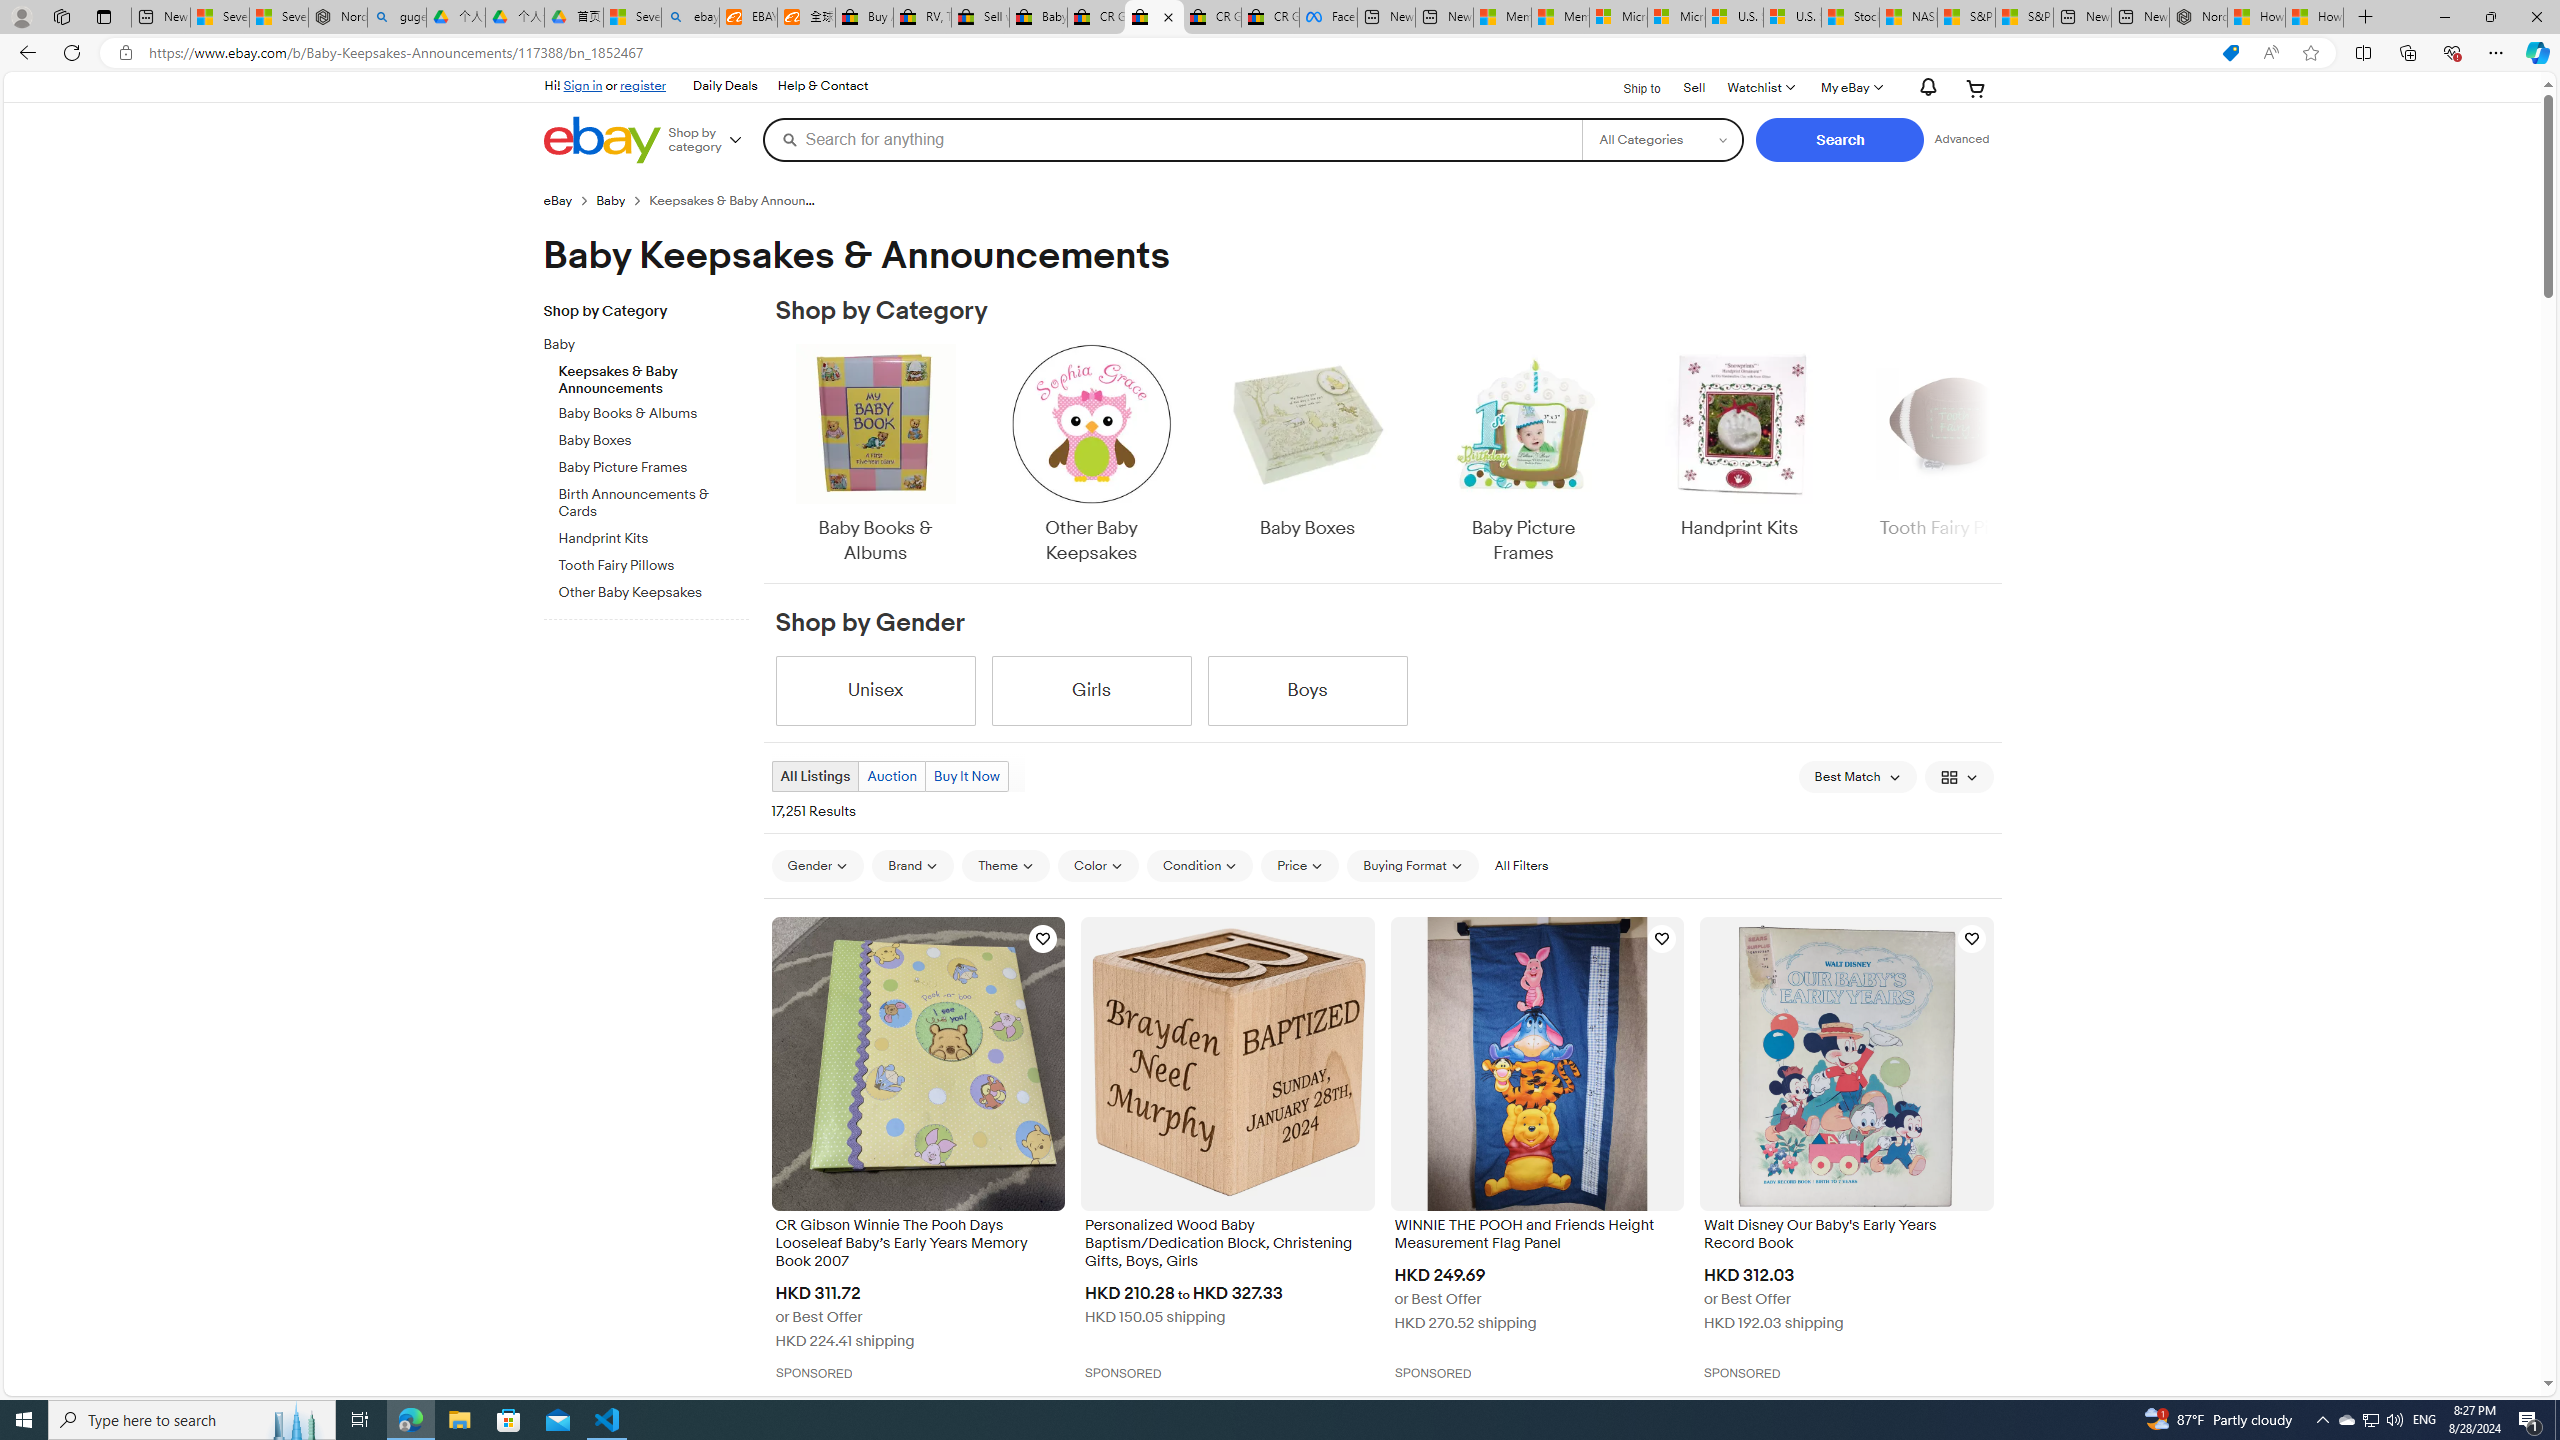 The height and width of the screenshot is (1440, 2560). Describe the element at coordinates (725, 87) in the screenshot. I see `'Daily Deals'` at that location.